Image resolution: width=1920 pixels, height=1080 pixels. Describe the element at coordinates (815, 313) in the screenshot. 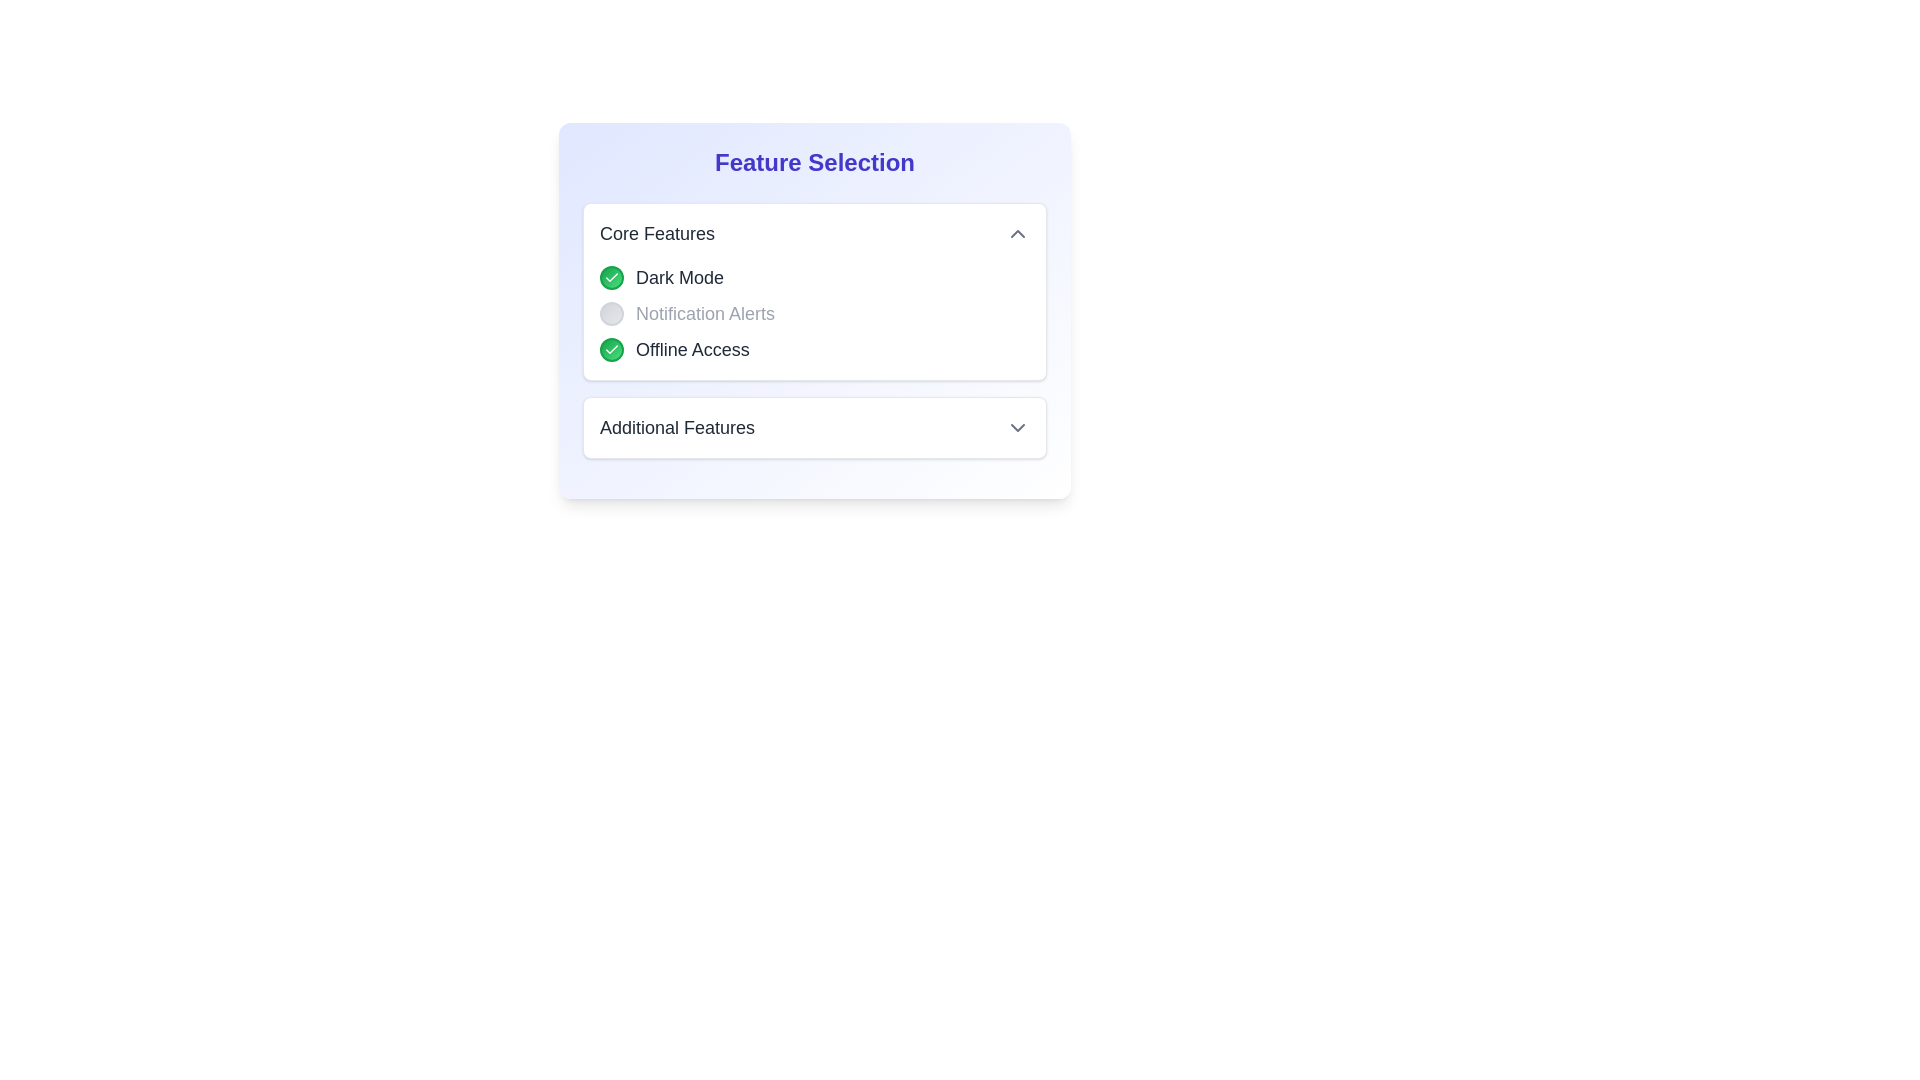

I see `the second item in the feature selection list under 'Core Features'` at that location.